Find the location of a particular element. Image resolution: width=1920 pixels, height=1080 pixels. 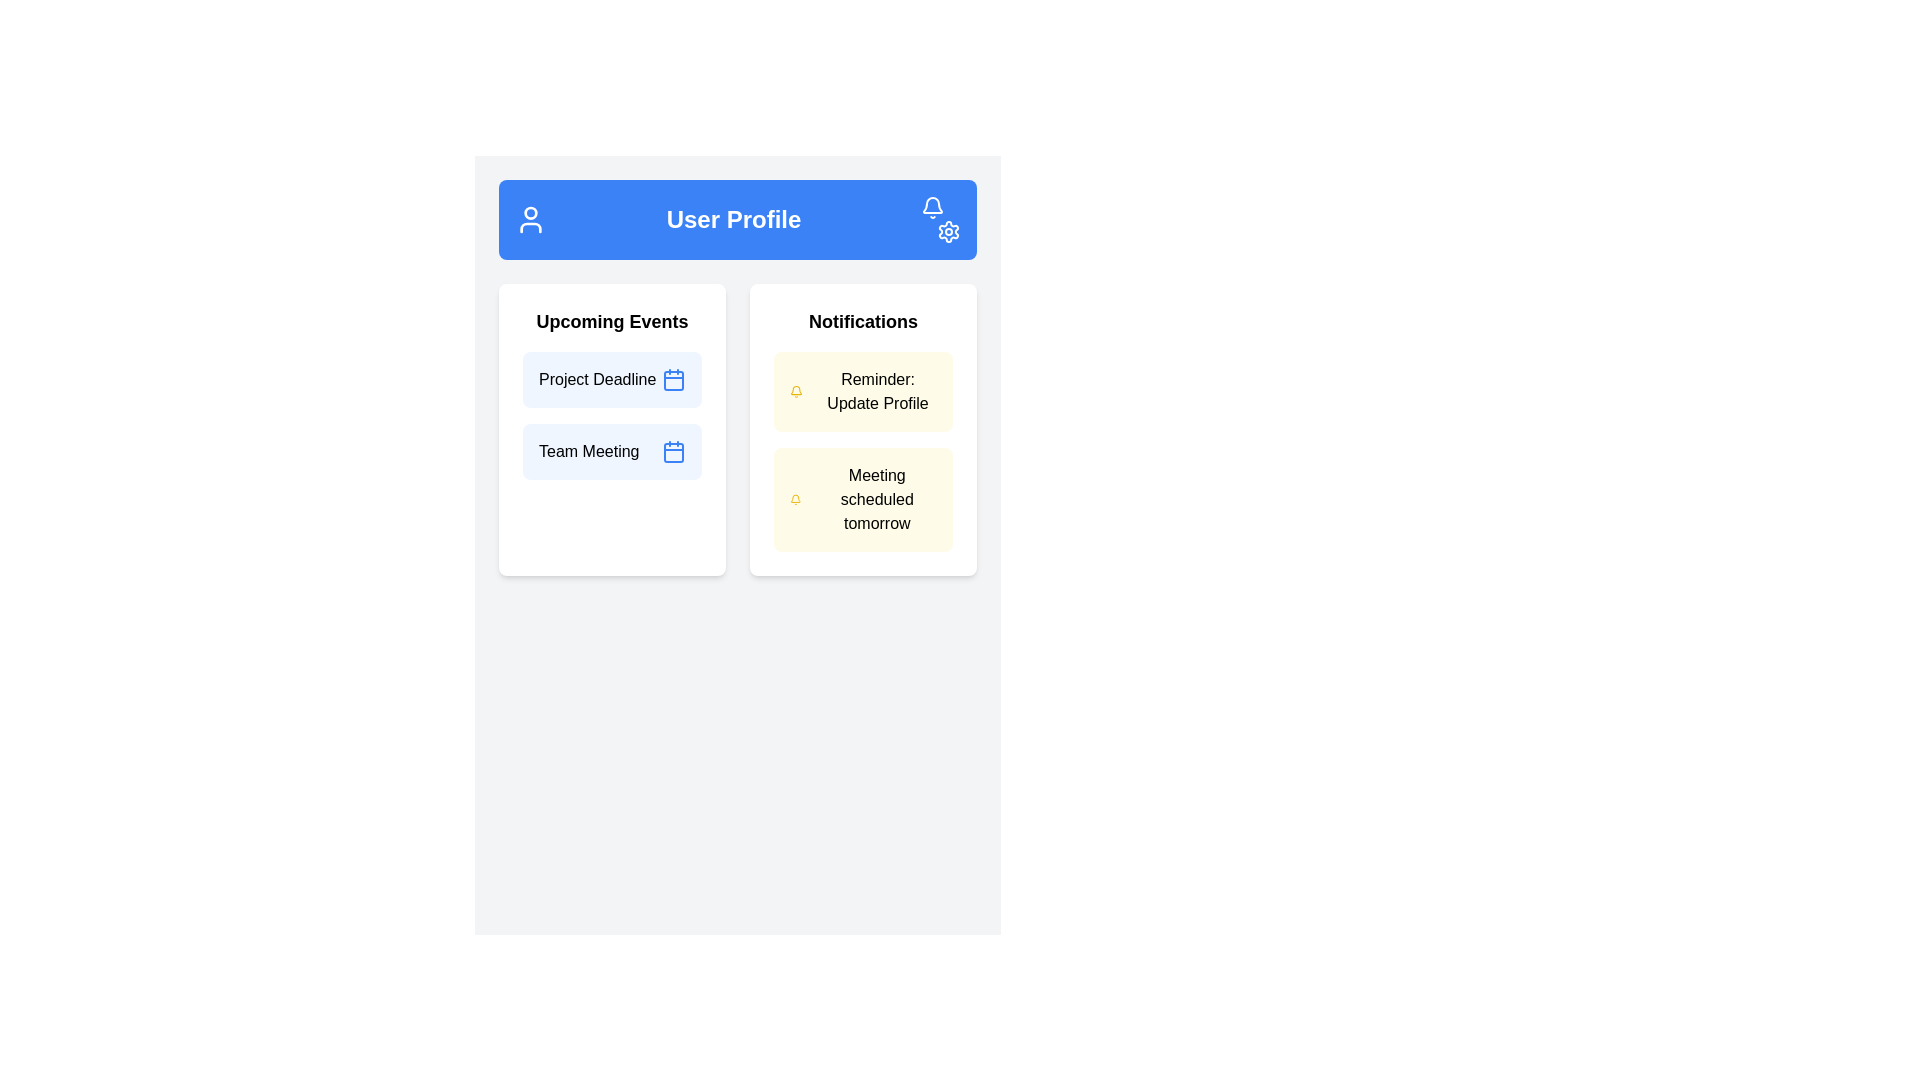

the circular part of the user avatar icon located at the top area of the interface, which is part of the user profile icon in the header bar is located at coordinates (531, 212).